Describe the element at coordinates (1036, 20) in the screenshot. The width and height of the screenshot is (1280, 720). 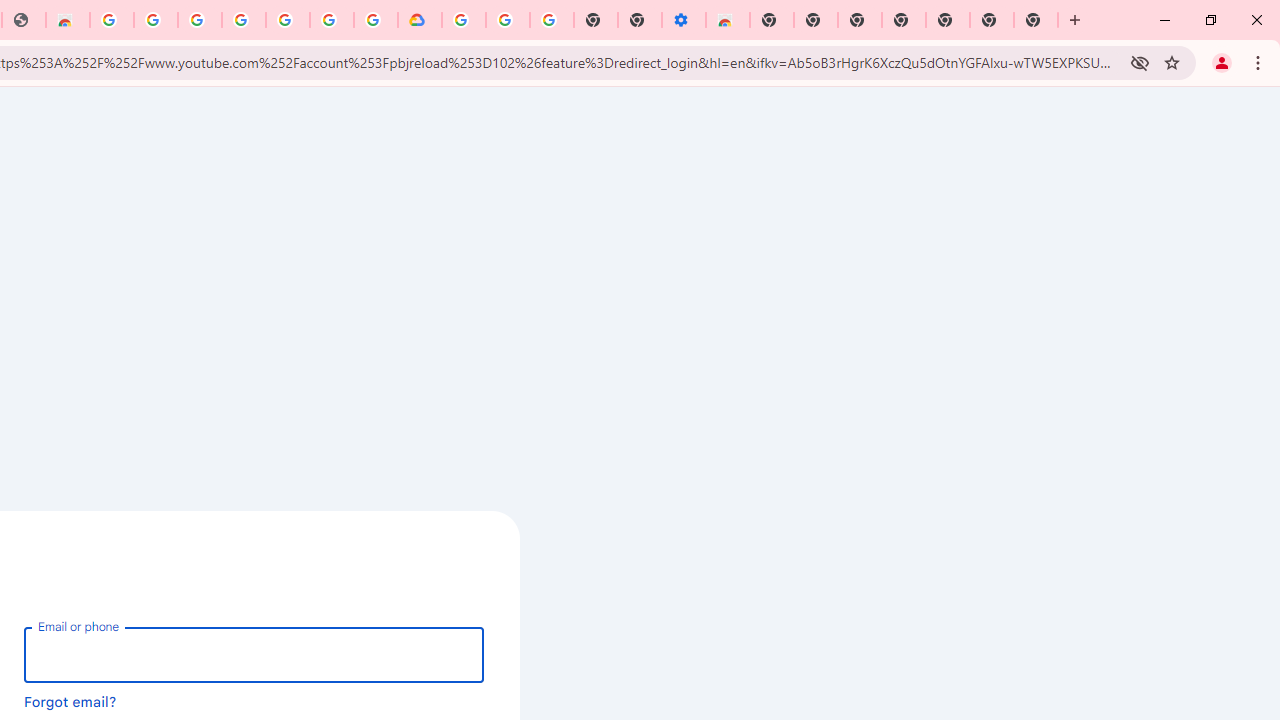
I see `'New Tab'` at that location.